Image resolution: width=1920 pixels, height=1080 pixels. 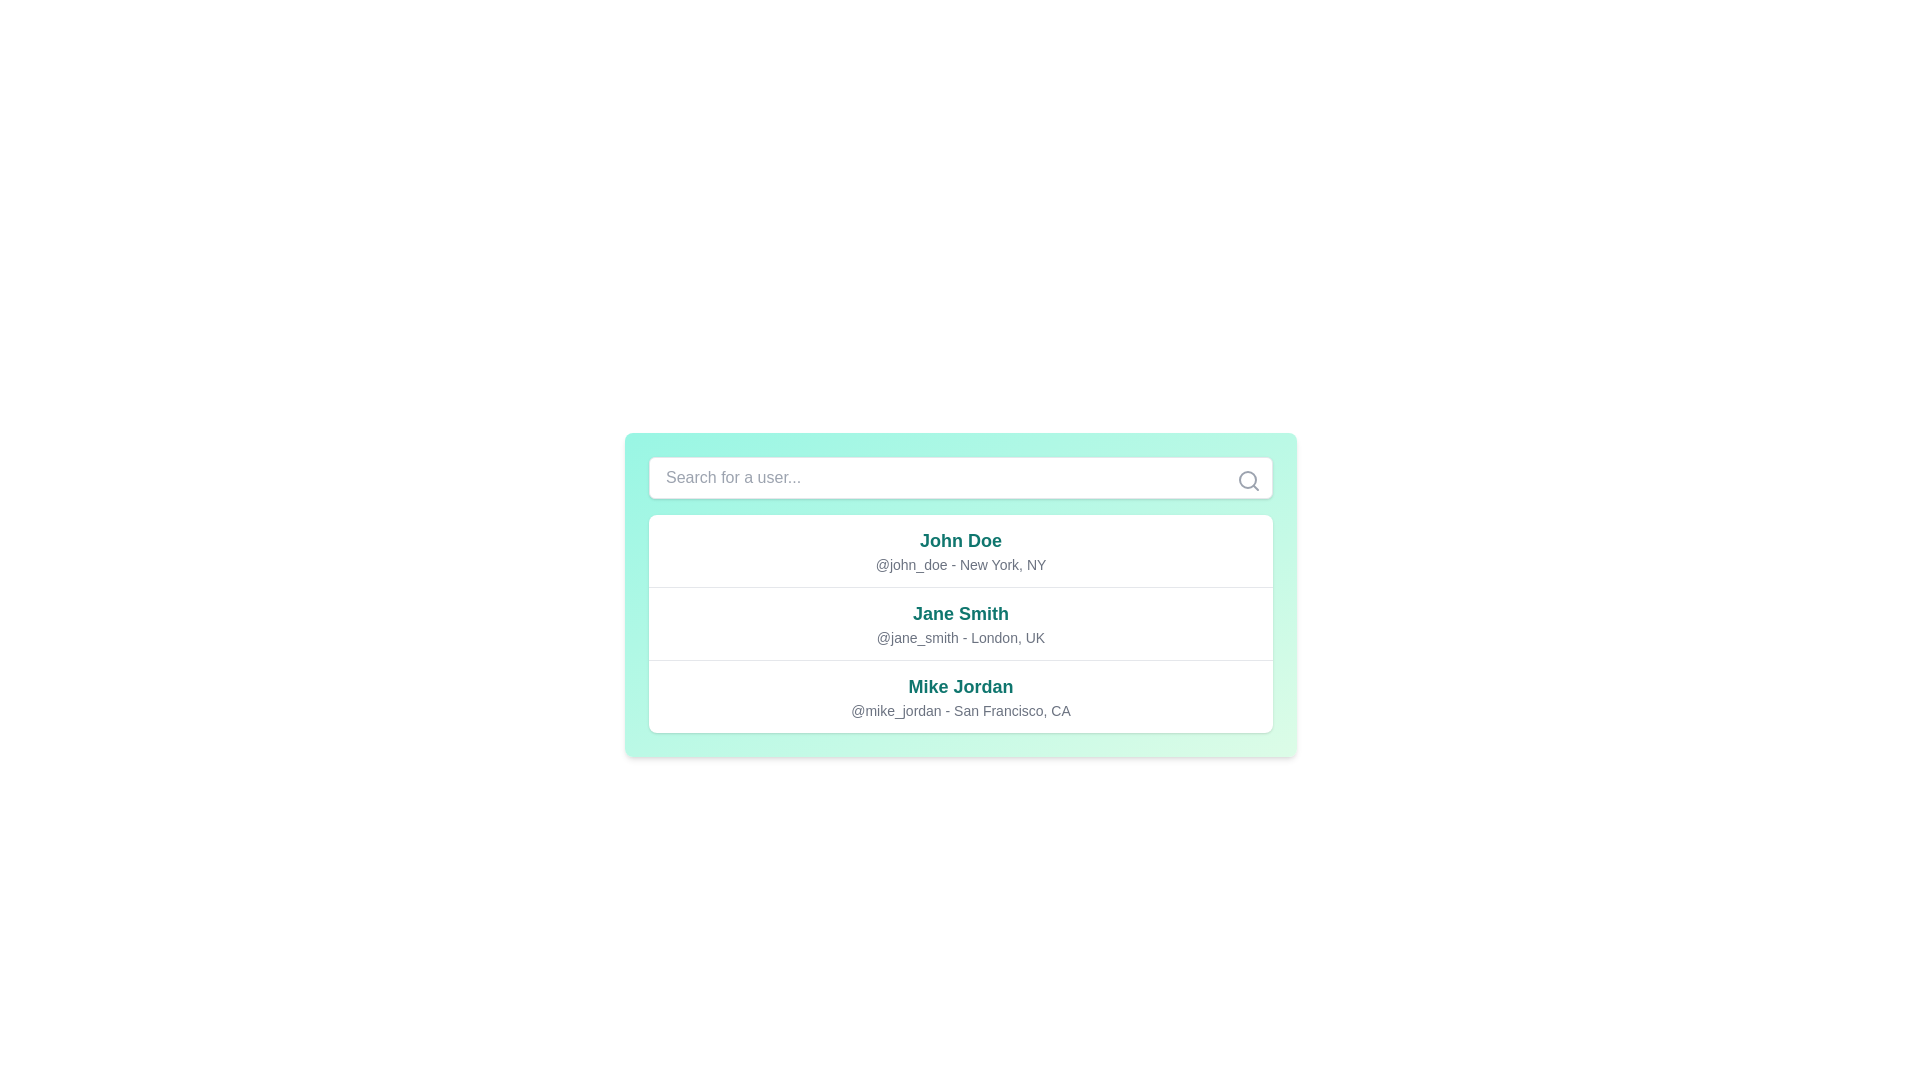 I want to click on the first list item displaying user information for 'John Doe' to activate the hover effect, so click(x=960, y=551).